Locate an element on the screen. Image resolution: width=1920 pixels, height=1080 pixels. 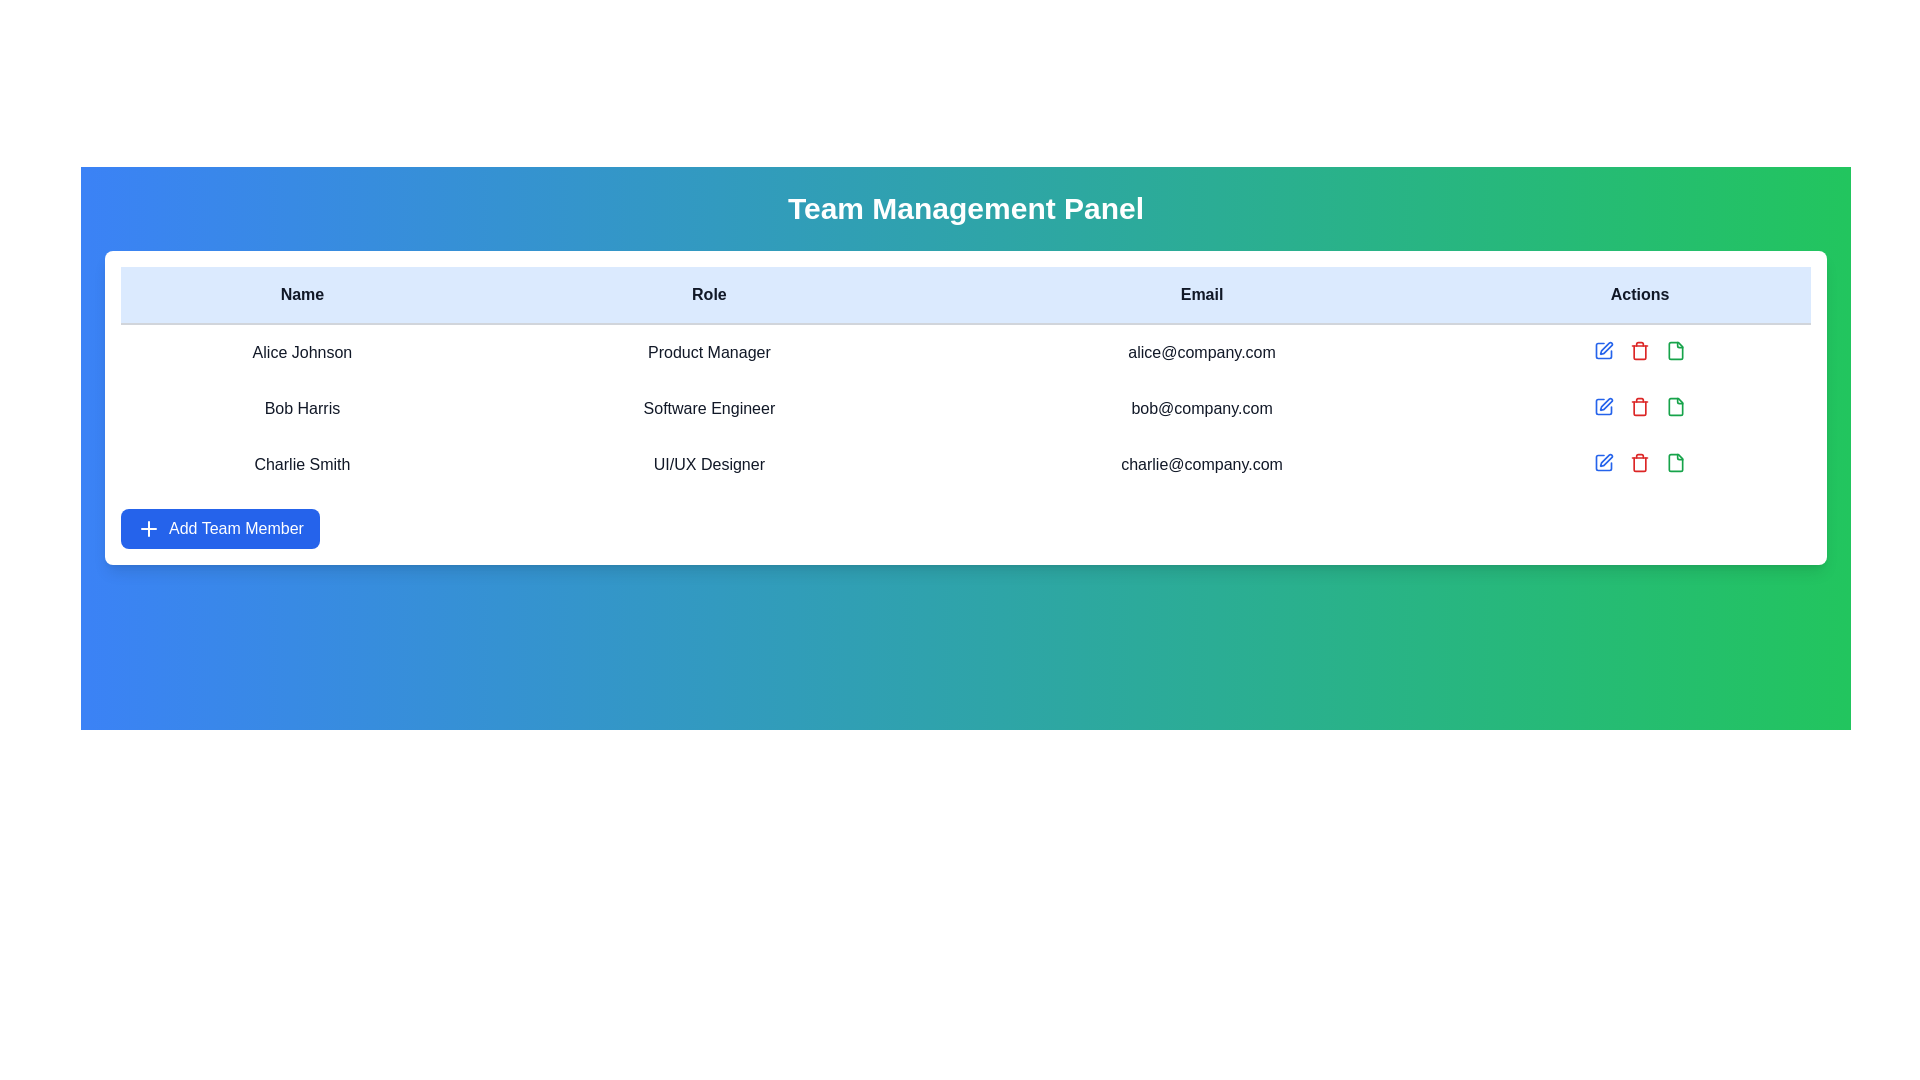
the blue 'Add Team Member' button which features a plus symbol icon, located at the bottom left corner of the interface is located at coordinates (147, 527).